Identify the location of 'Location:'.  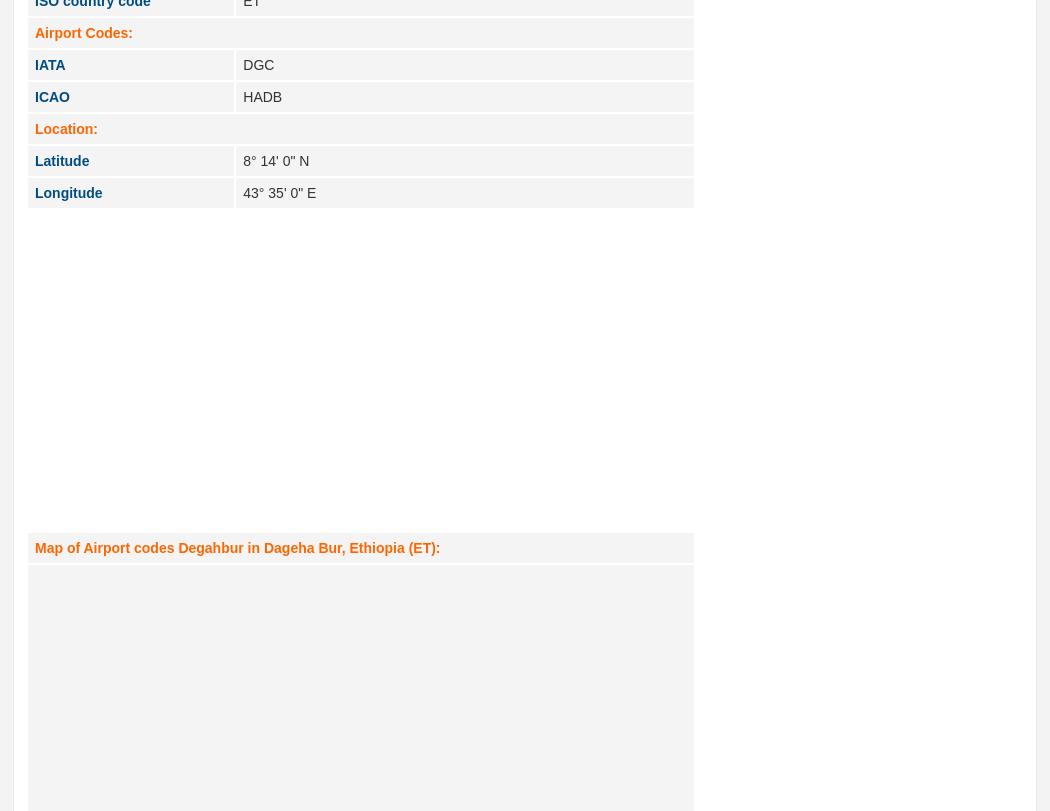
(34, 129).